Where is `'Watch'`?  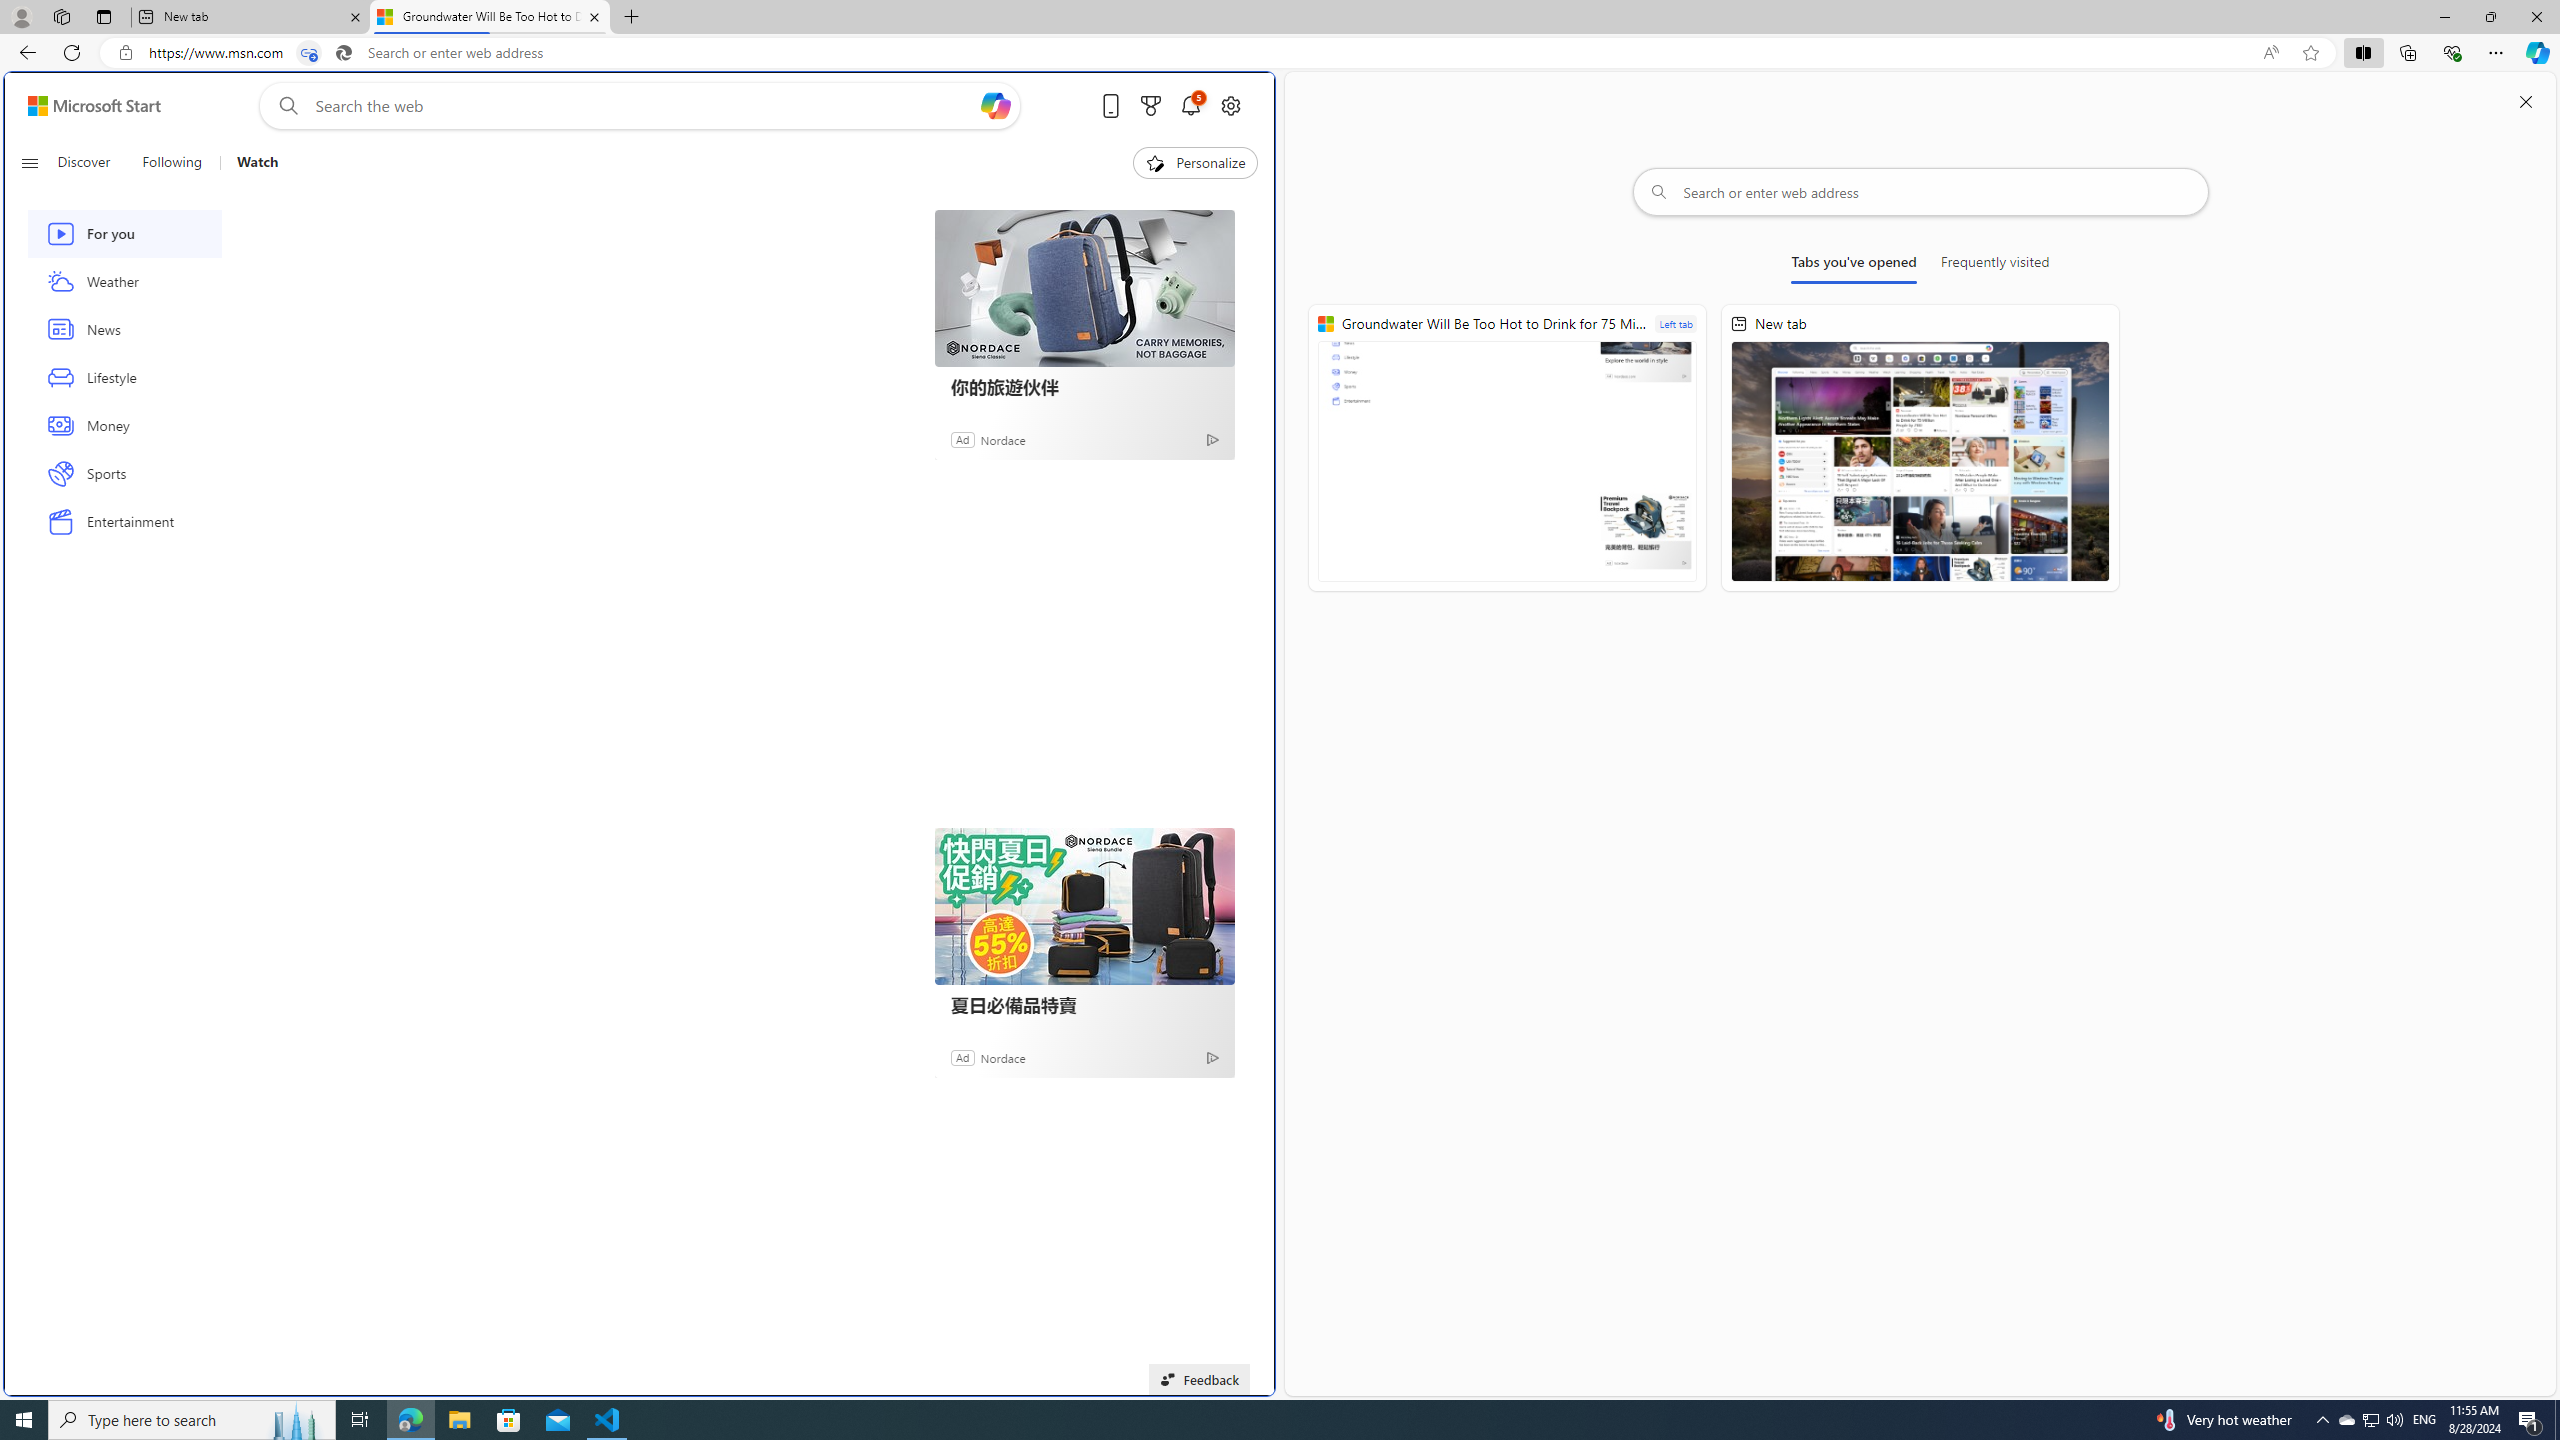 'Watch' is located at coordinates (256, 162).